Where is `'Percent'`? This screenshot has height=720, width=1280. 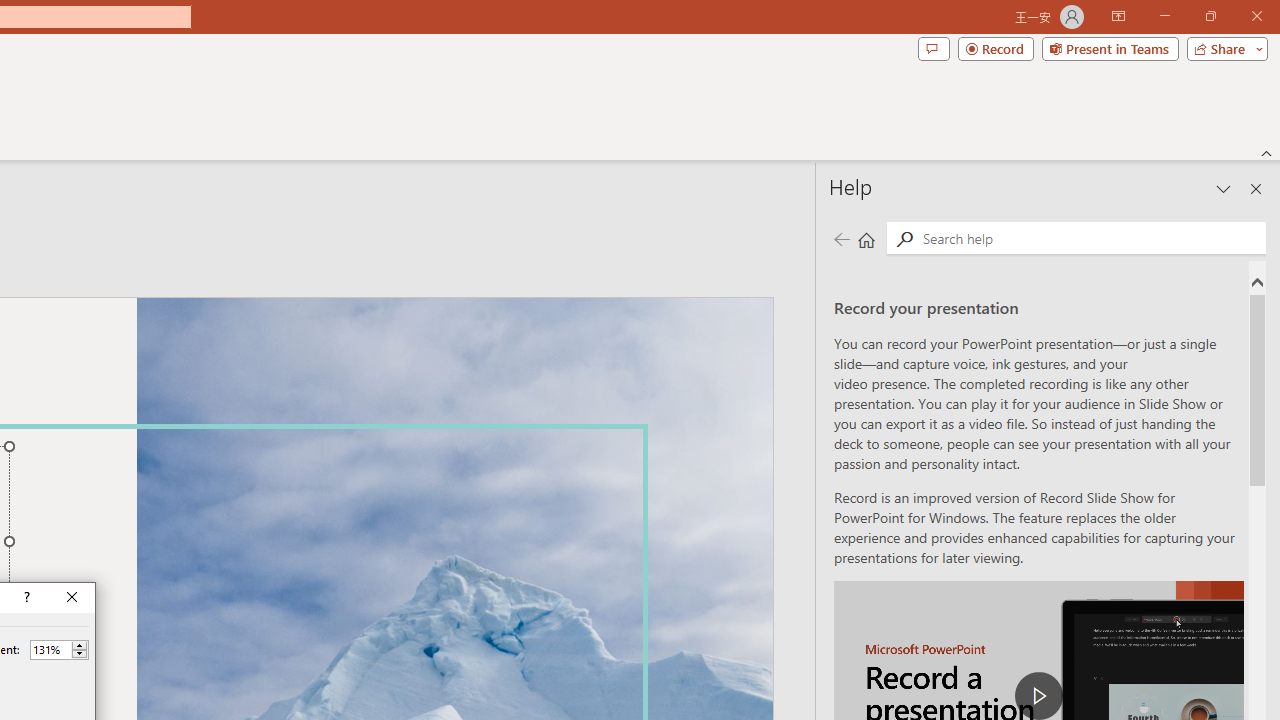
'Percent' is located at coordinates (50, 649).